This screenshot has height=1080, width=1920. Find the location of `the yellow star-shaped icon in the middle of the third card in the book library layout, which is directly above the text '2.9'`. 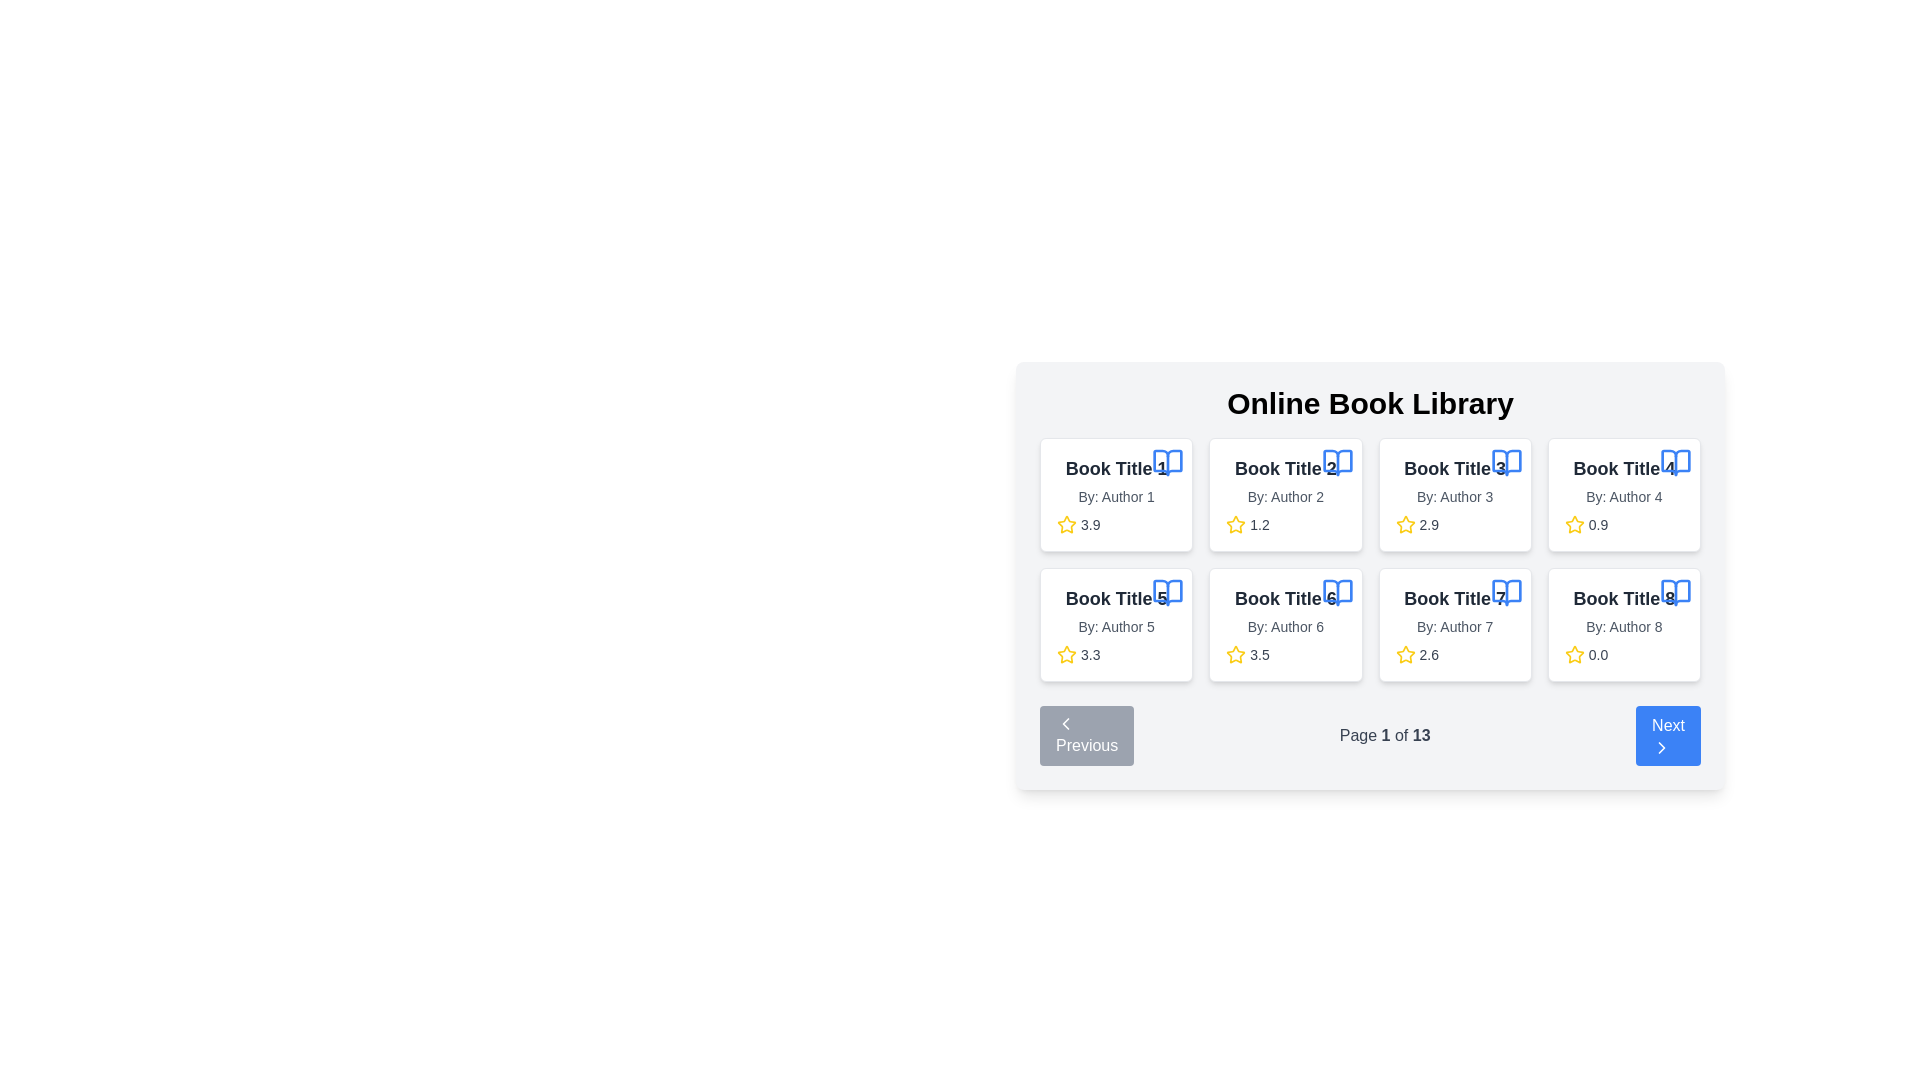

the yellow star-shaped icon in the middle of the third card in the book library layout, which is directly above the text '2.9' is located at coordinates (1404, 523).